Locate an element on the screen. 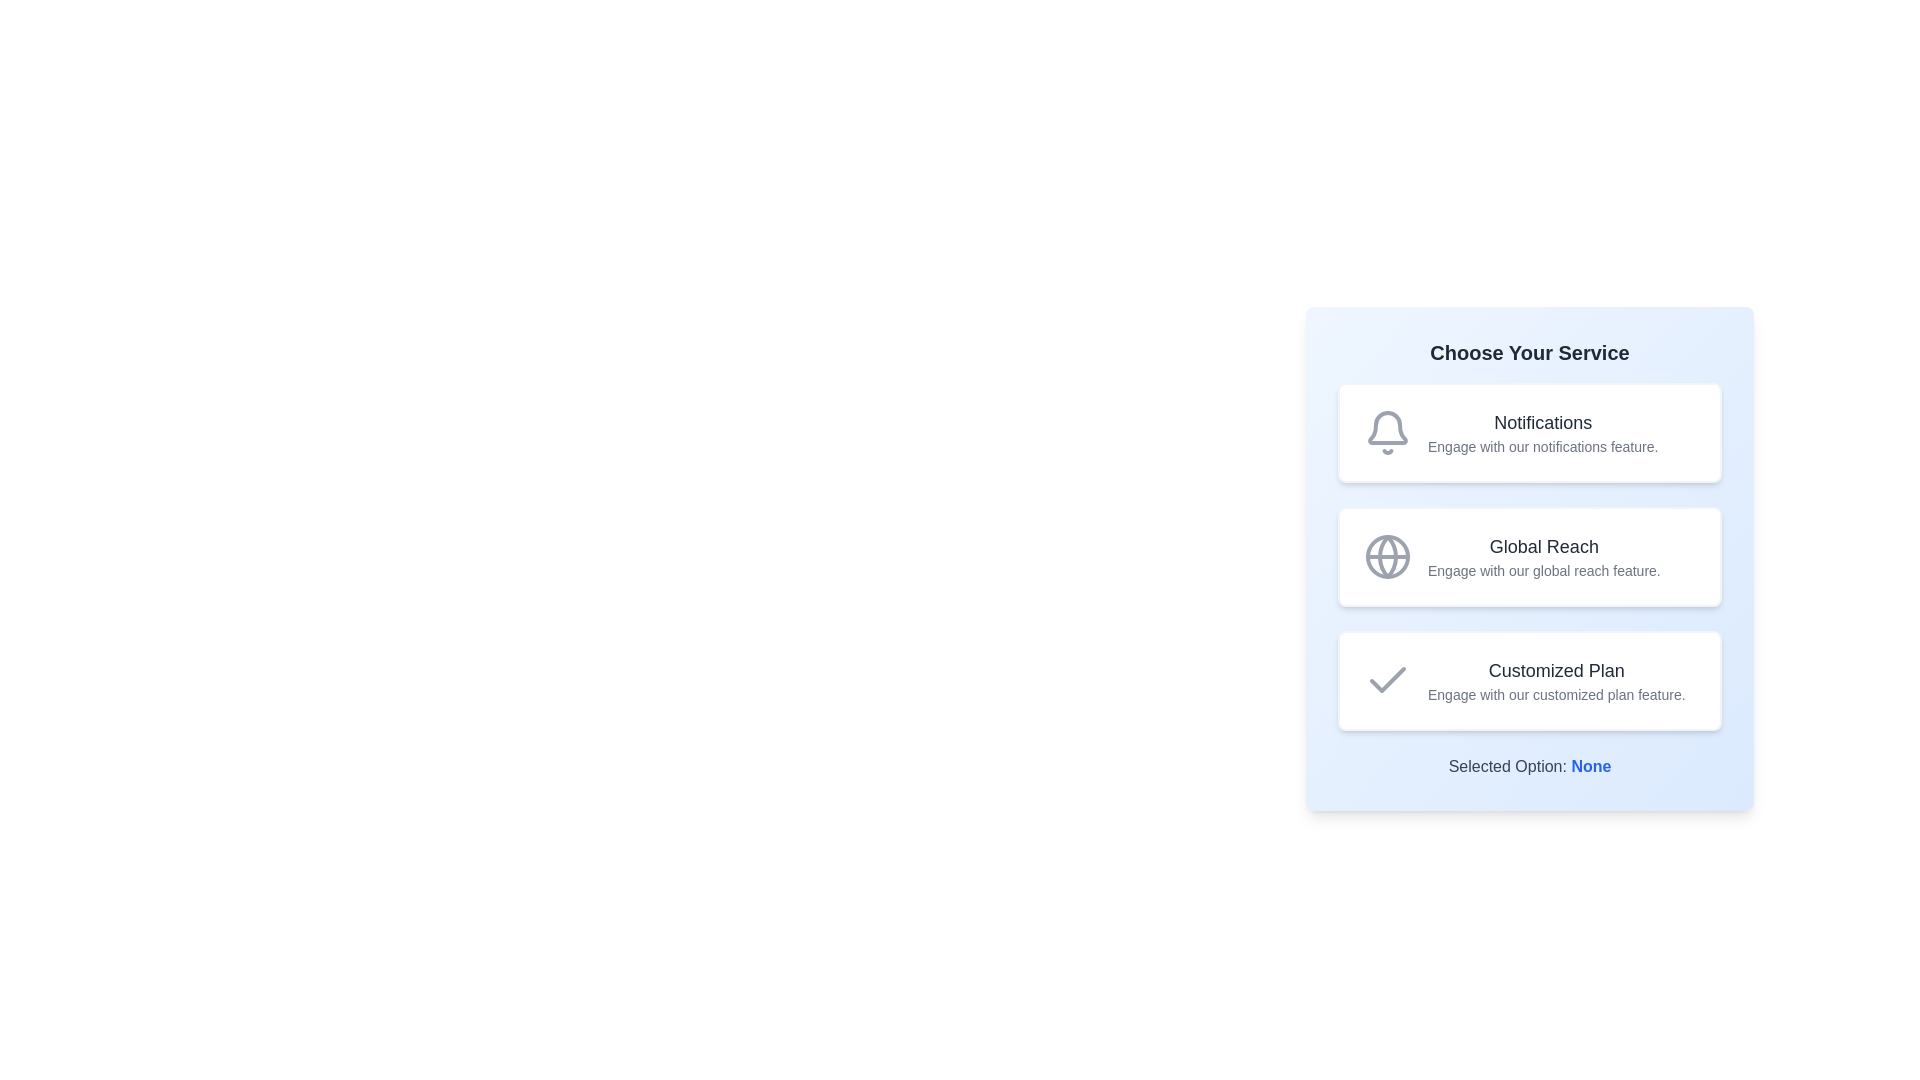  the 'Global Reach' Button-Style Card, which is the middle element in a vertical stack of three cards labeled 'Notifications', 'Global Reach', and 'Customized Plan' is located at coordinates (1529, 556).